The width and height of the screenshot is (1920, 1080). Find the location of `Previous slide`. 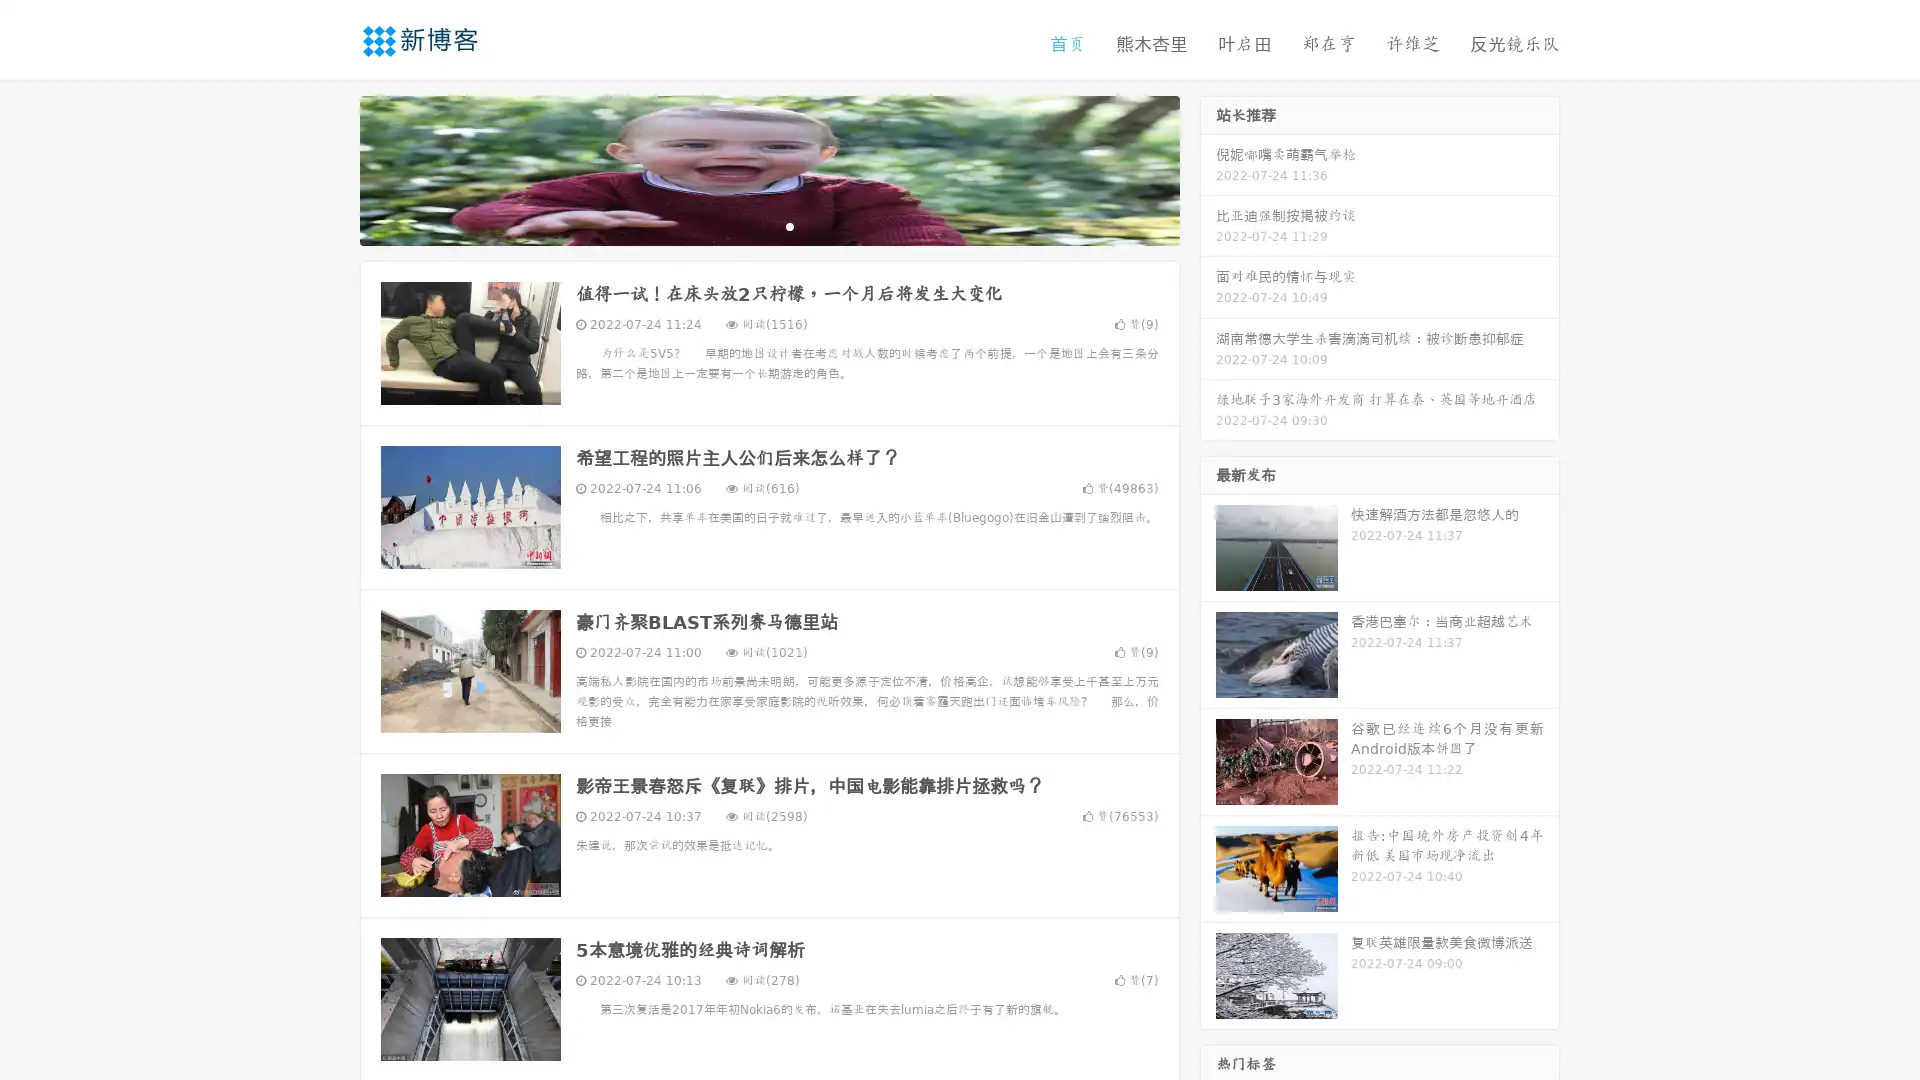

Previous slide is located at coordinates (330, 168).